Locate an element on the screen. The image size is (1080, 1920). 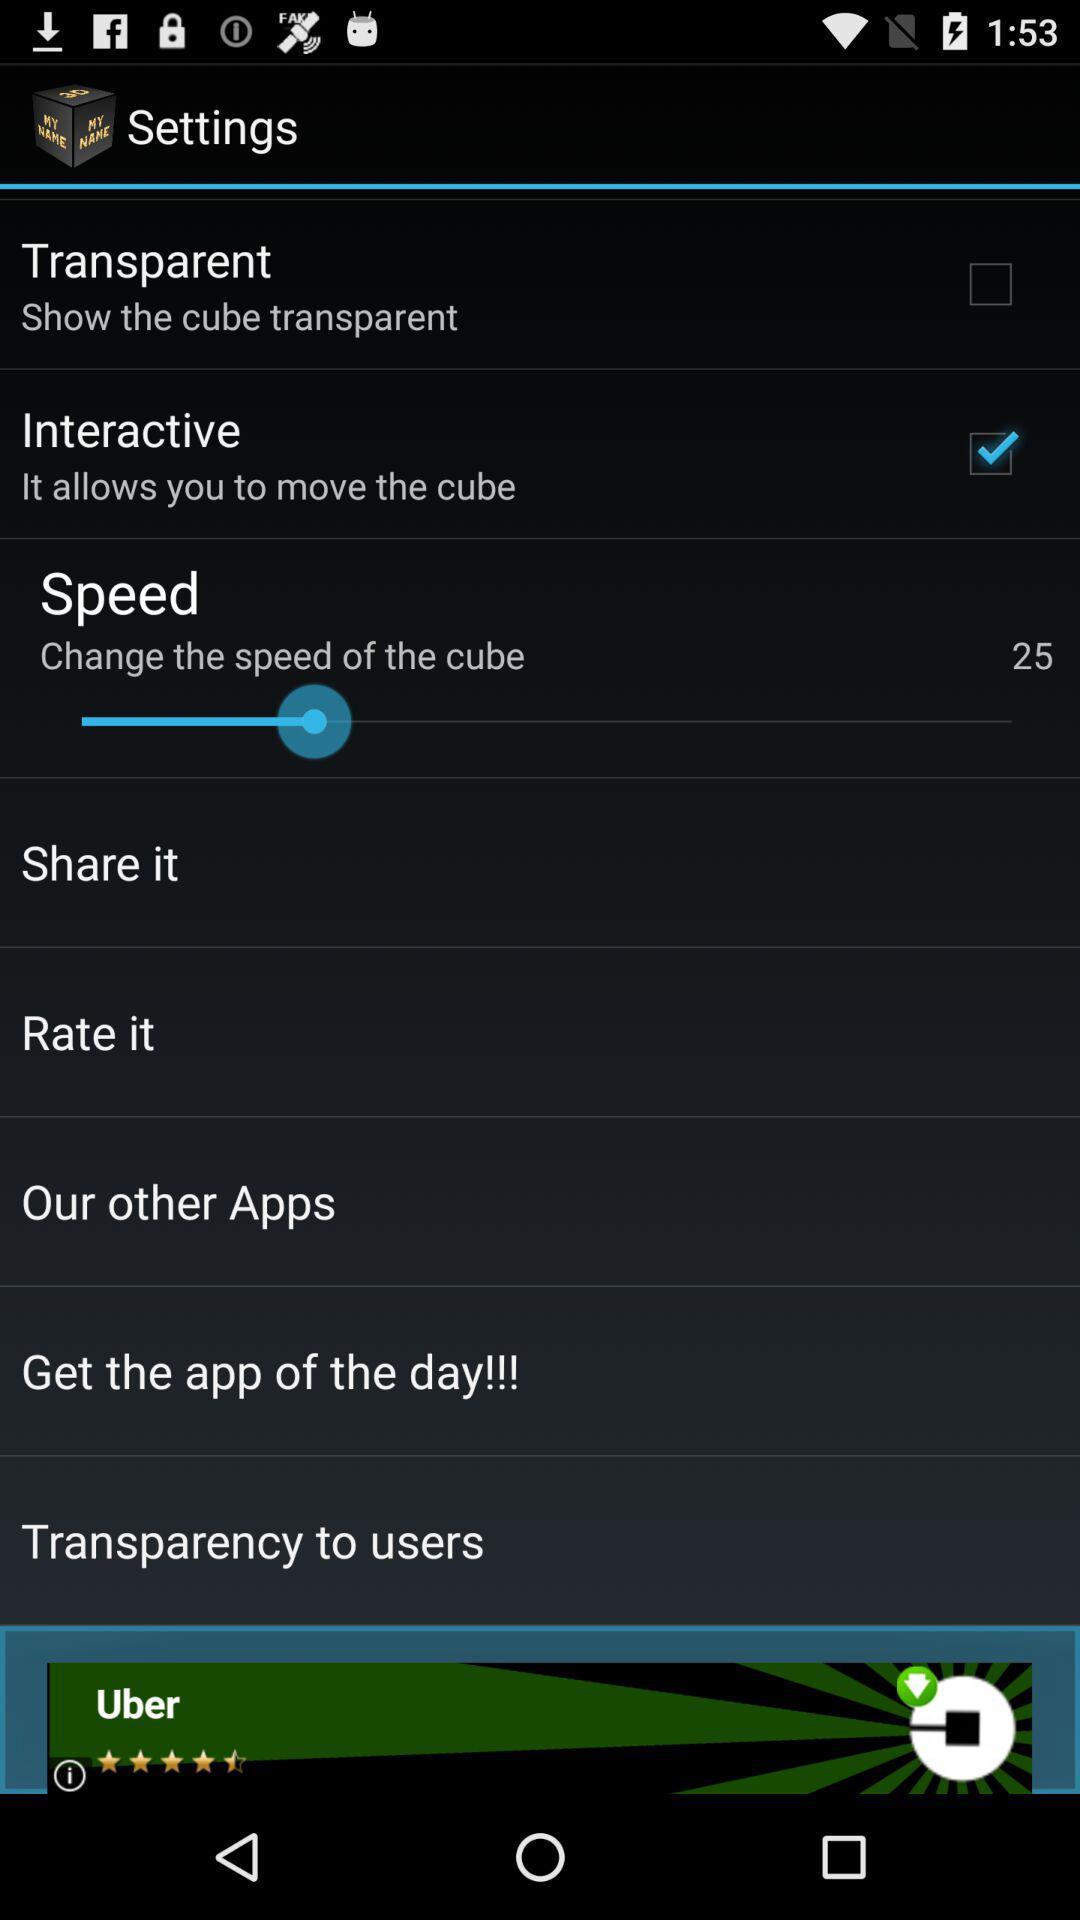
download uber app is located at coordinates (538, 1727).